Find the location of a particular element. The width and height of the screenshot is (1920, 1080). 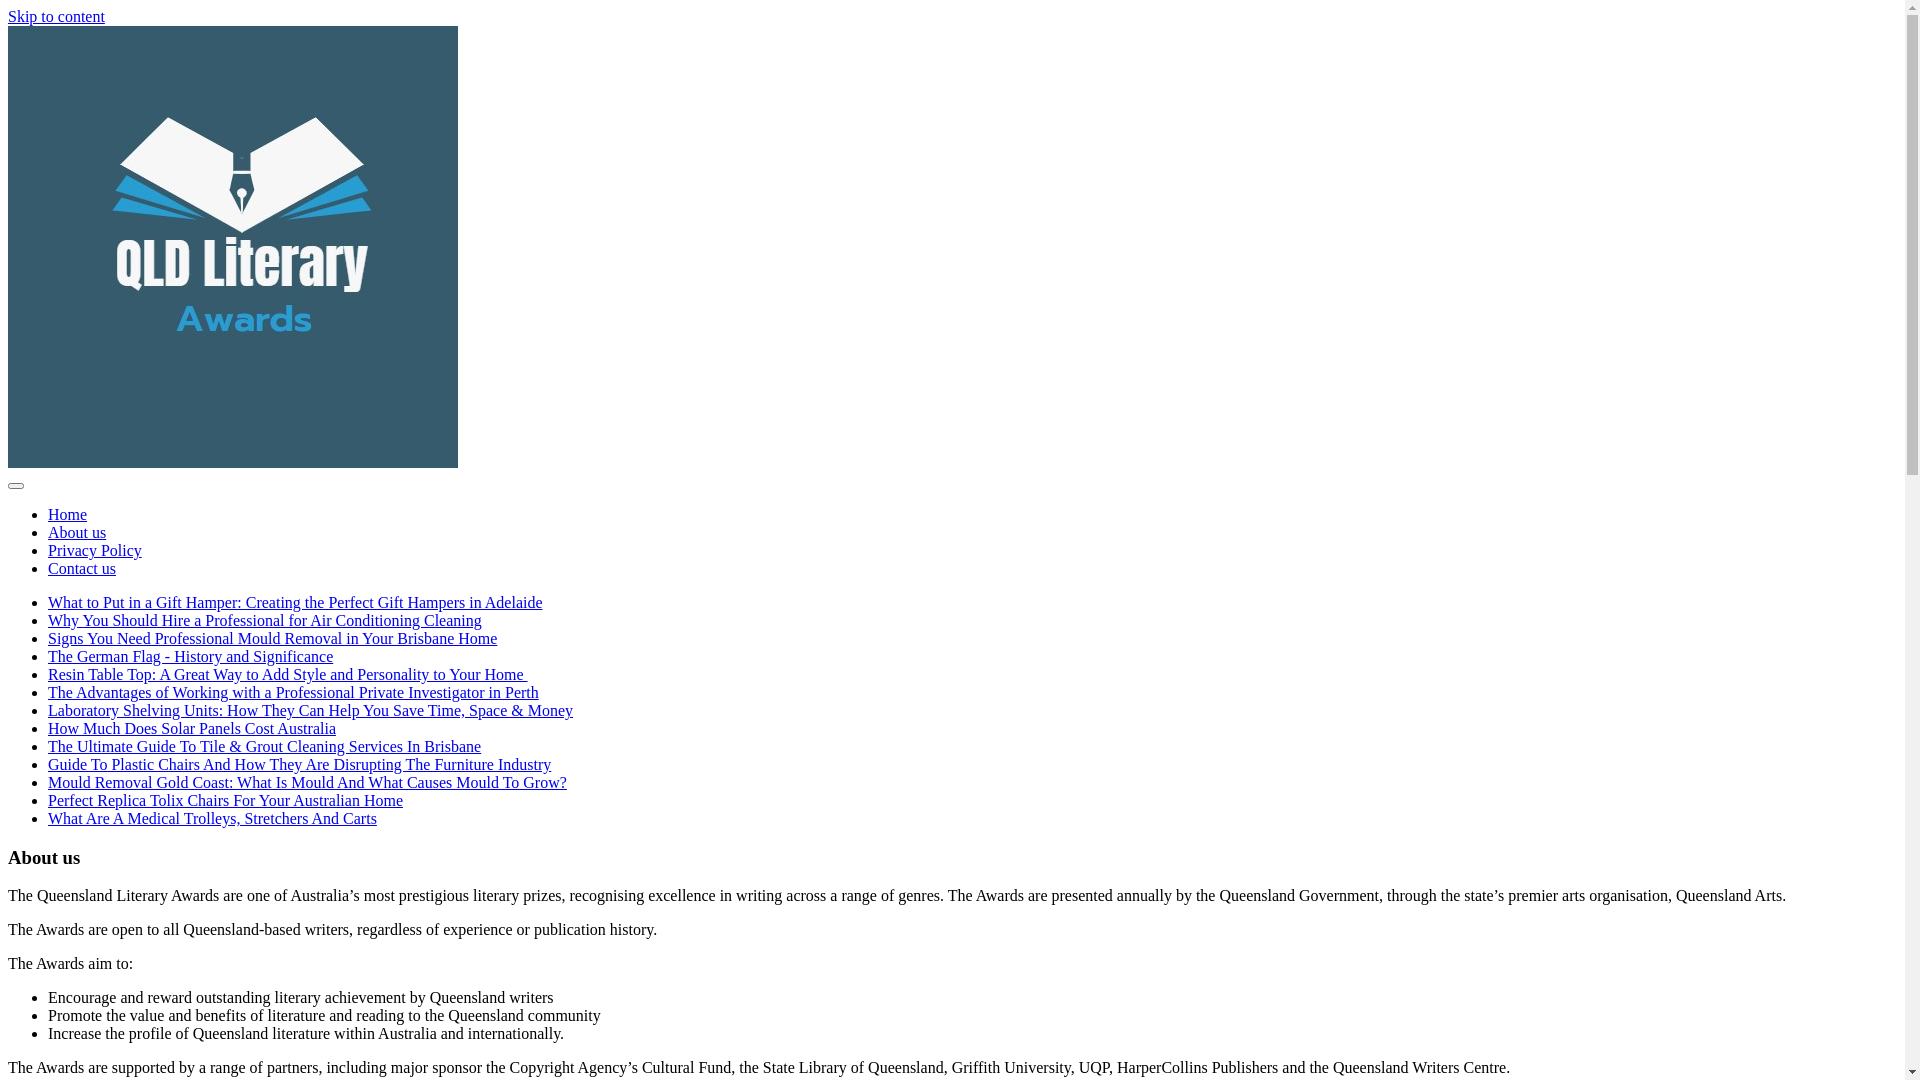

'Perfect Replica Tolix Chairs For Your Australian Home' is located at coordinates (225, 799).